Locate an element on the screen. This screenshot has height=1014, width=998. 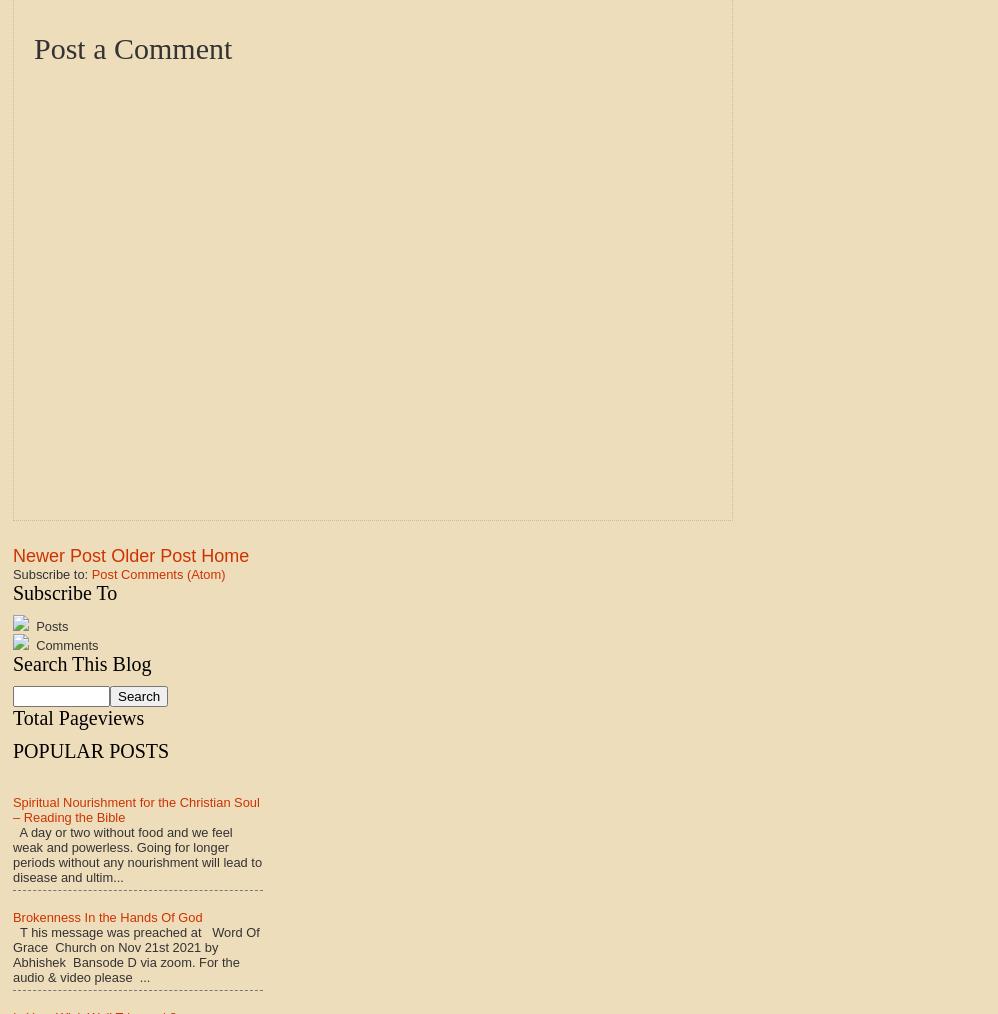
'Post Comments (Atom)' is located at coordinates (156, 572).